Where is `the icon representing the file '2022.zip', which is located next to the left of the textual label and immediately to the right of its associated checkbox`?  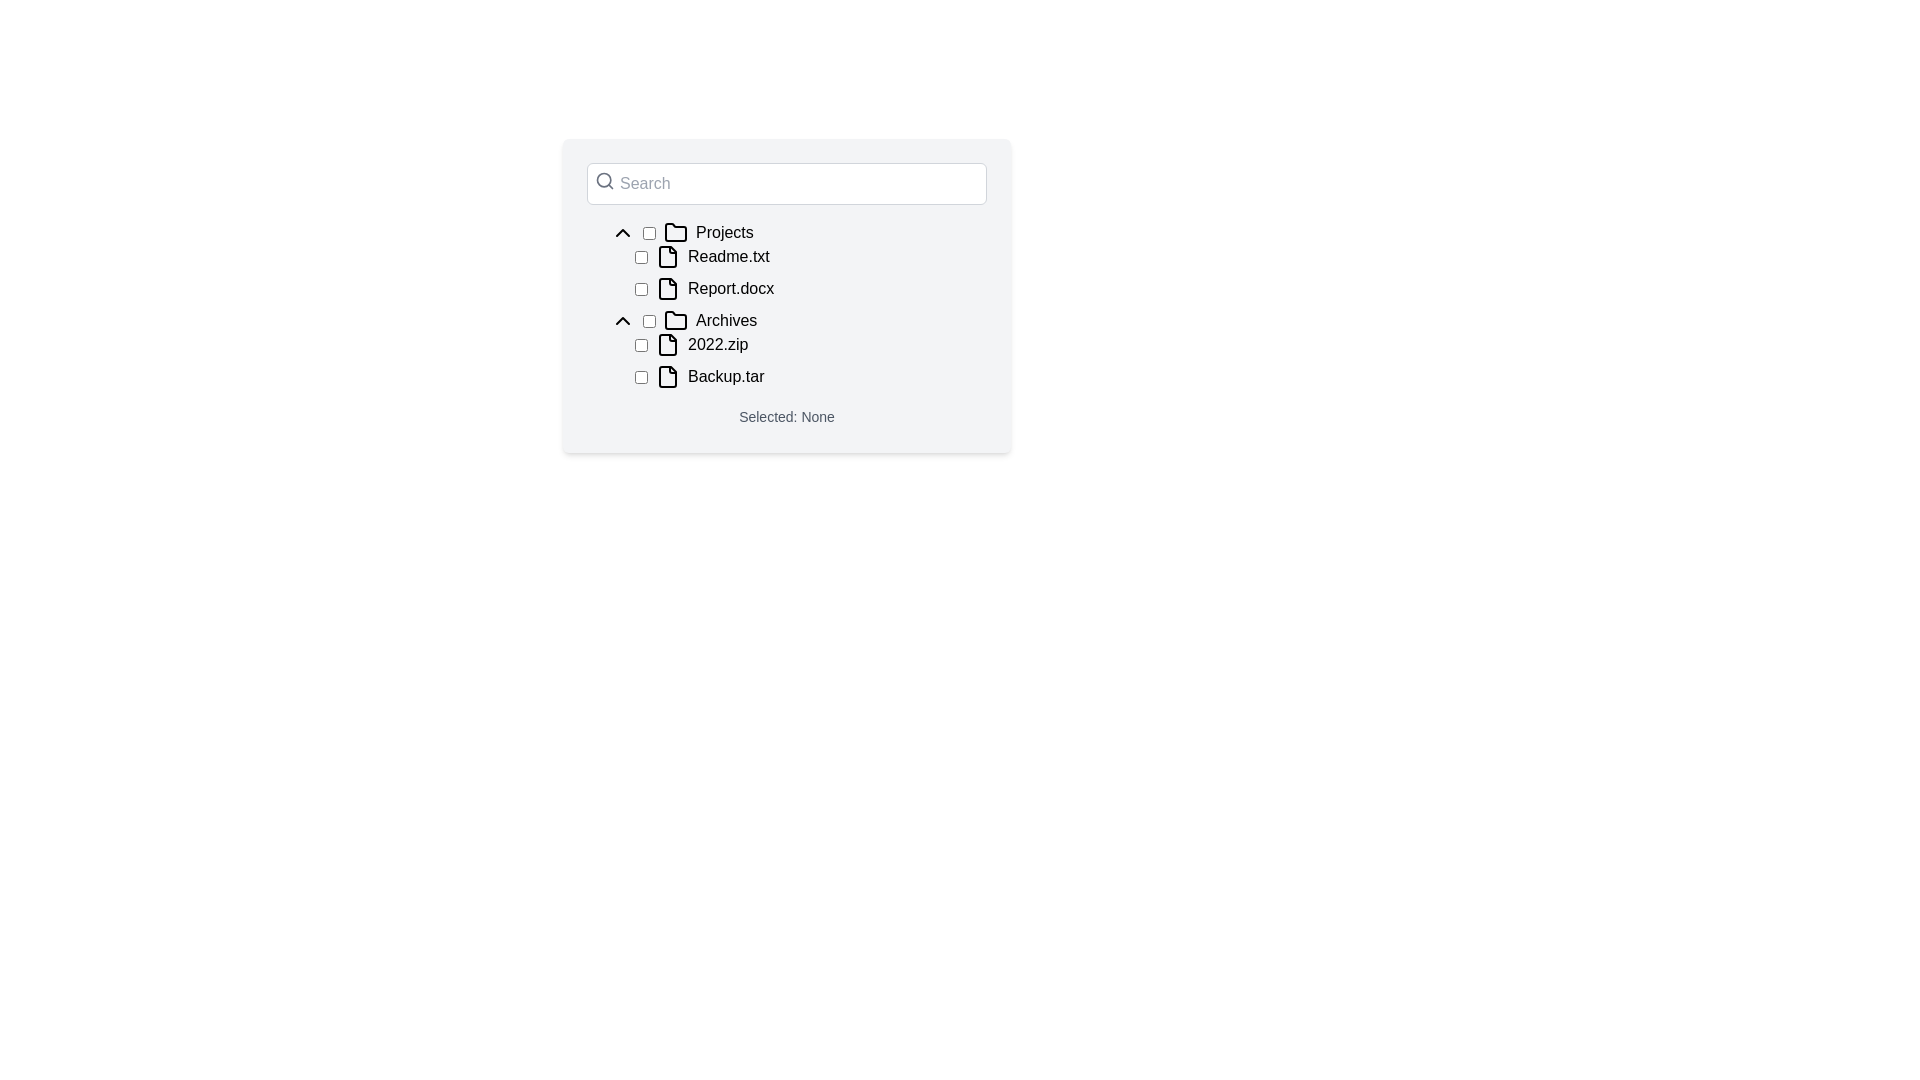 the icon representing the file '2022.zip', which is located next to the left of the textual label and immediately to the right of its associated checkbox is located at coordinates (667, 343).